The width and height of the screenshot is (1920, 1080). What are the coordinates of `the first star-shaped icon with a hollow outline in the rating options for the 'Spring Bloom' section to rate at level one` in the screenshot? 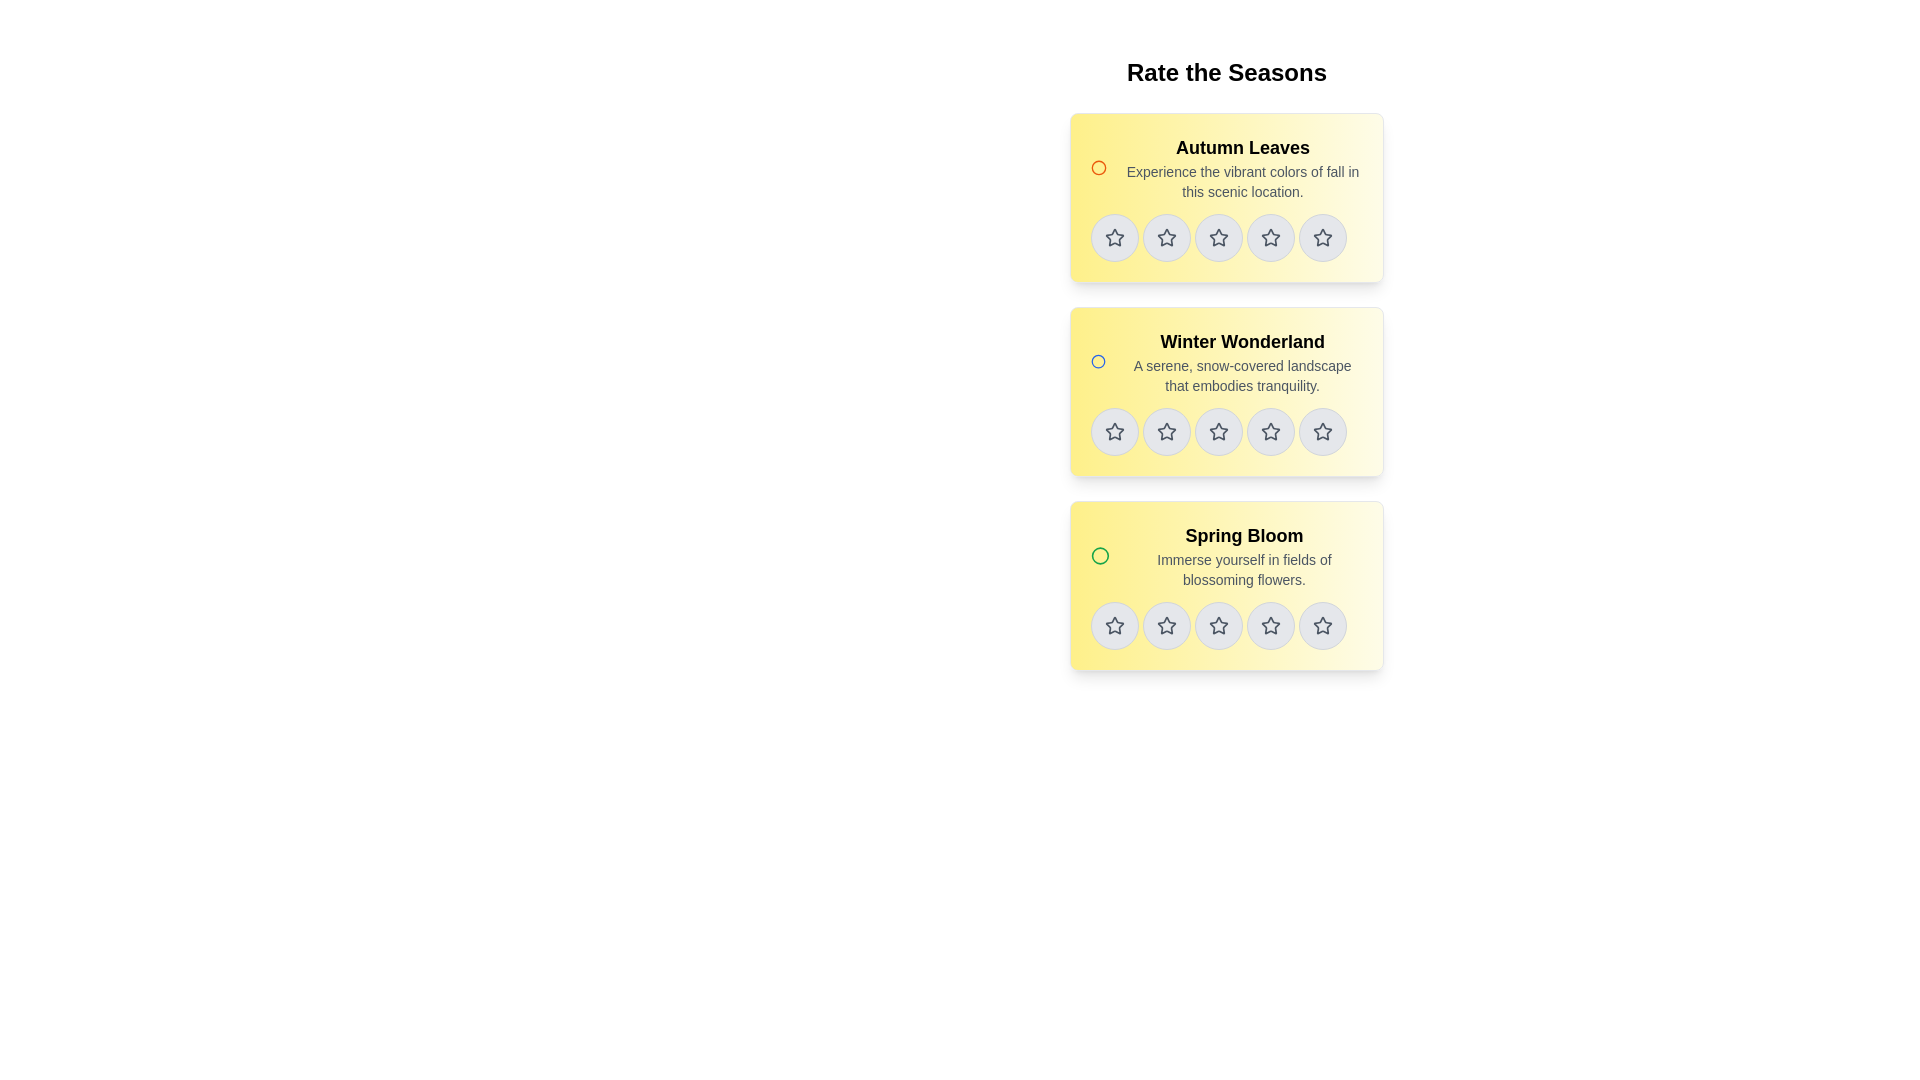 It's located at (1113, 624).